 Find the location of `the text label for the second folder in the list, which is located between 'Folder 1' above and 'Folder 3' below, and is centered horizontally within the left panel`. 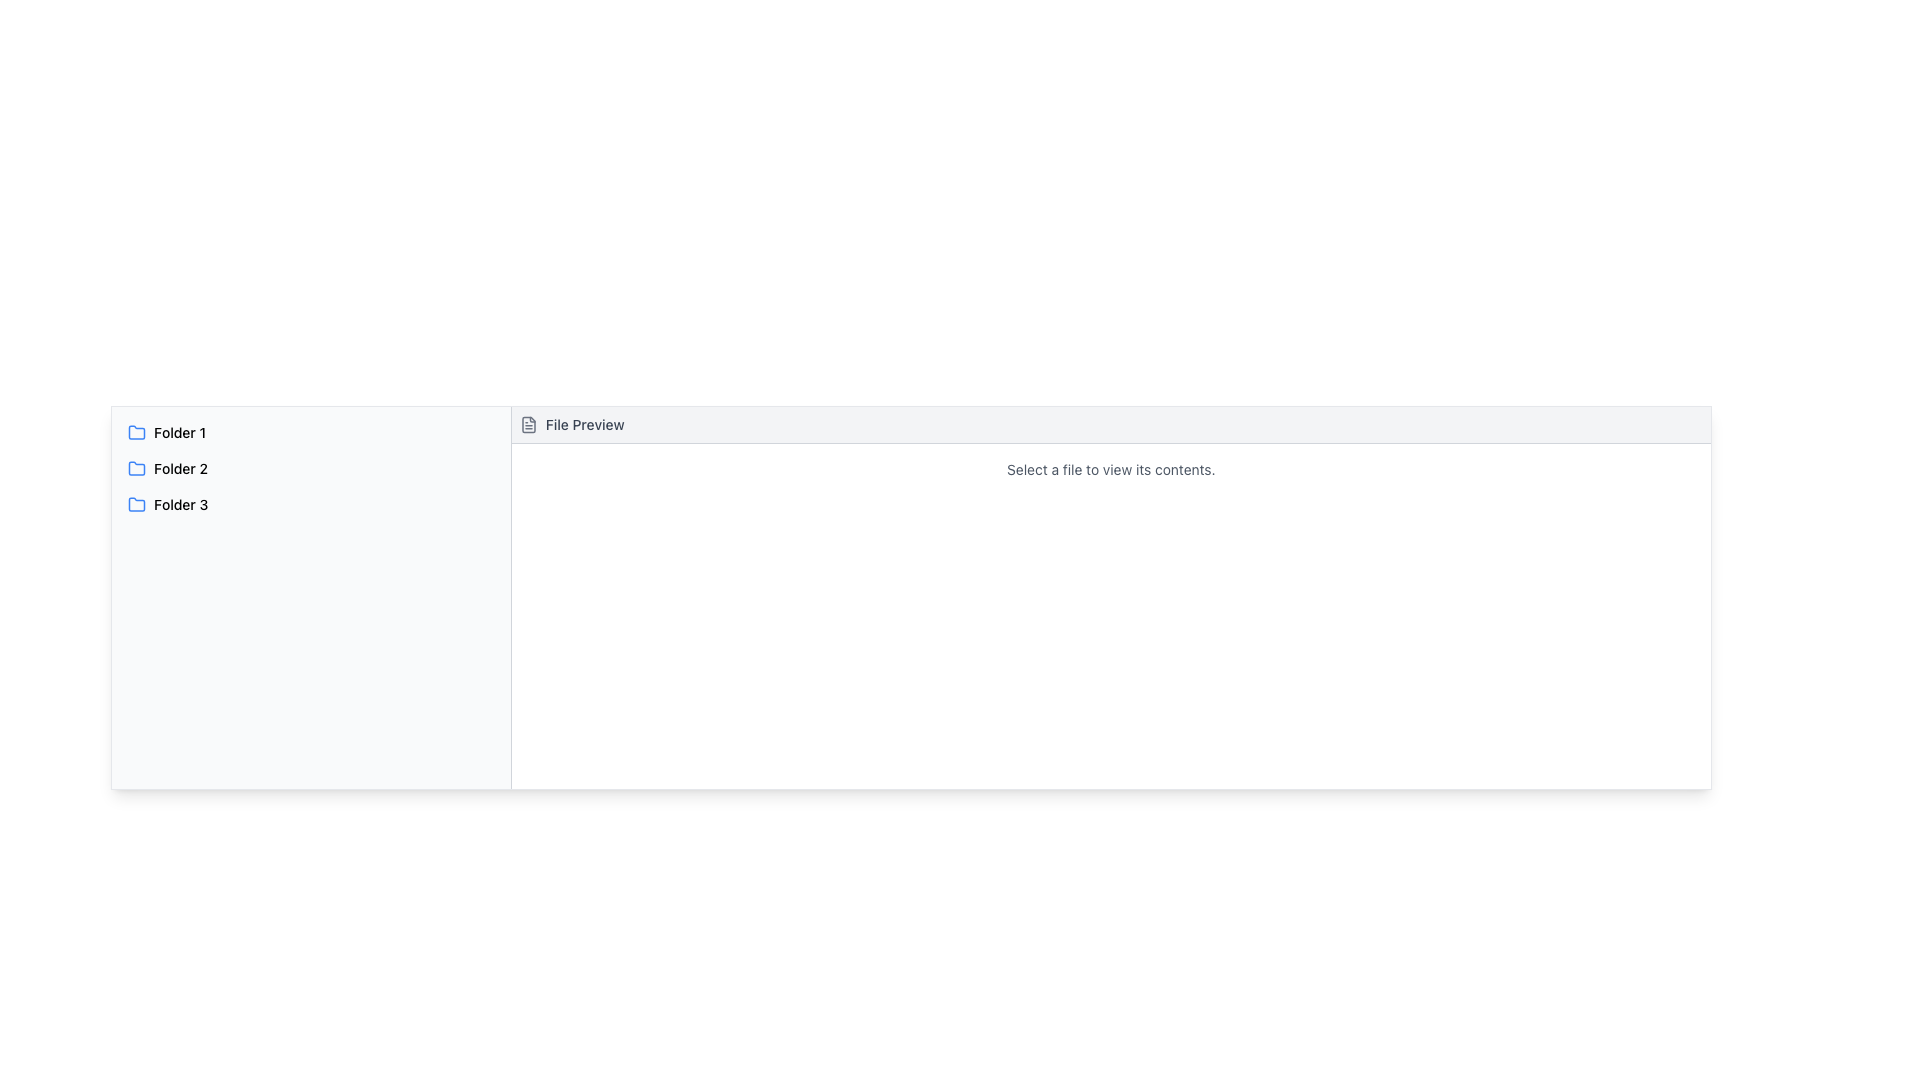

the text label for the second folder in the list, which is located between 'Folder 1' above and 'Folder 3' below, and is centered horizontally within the left panel is located at coordinates (181, 469).